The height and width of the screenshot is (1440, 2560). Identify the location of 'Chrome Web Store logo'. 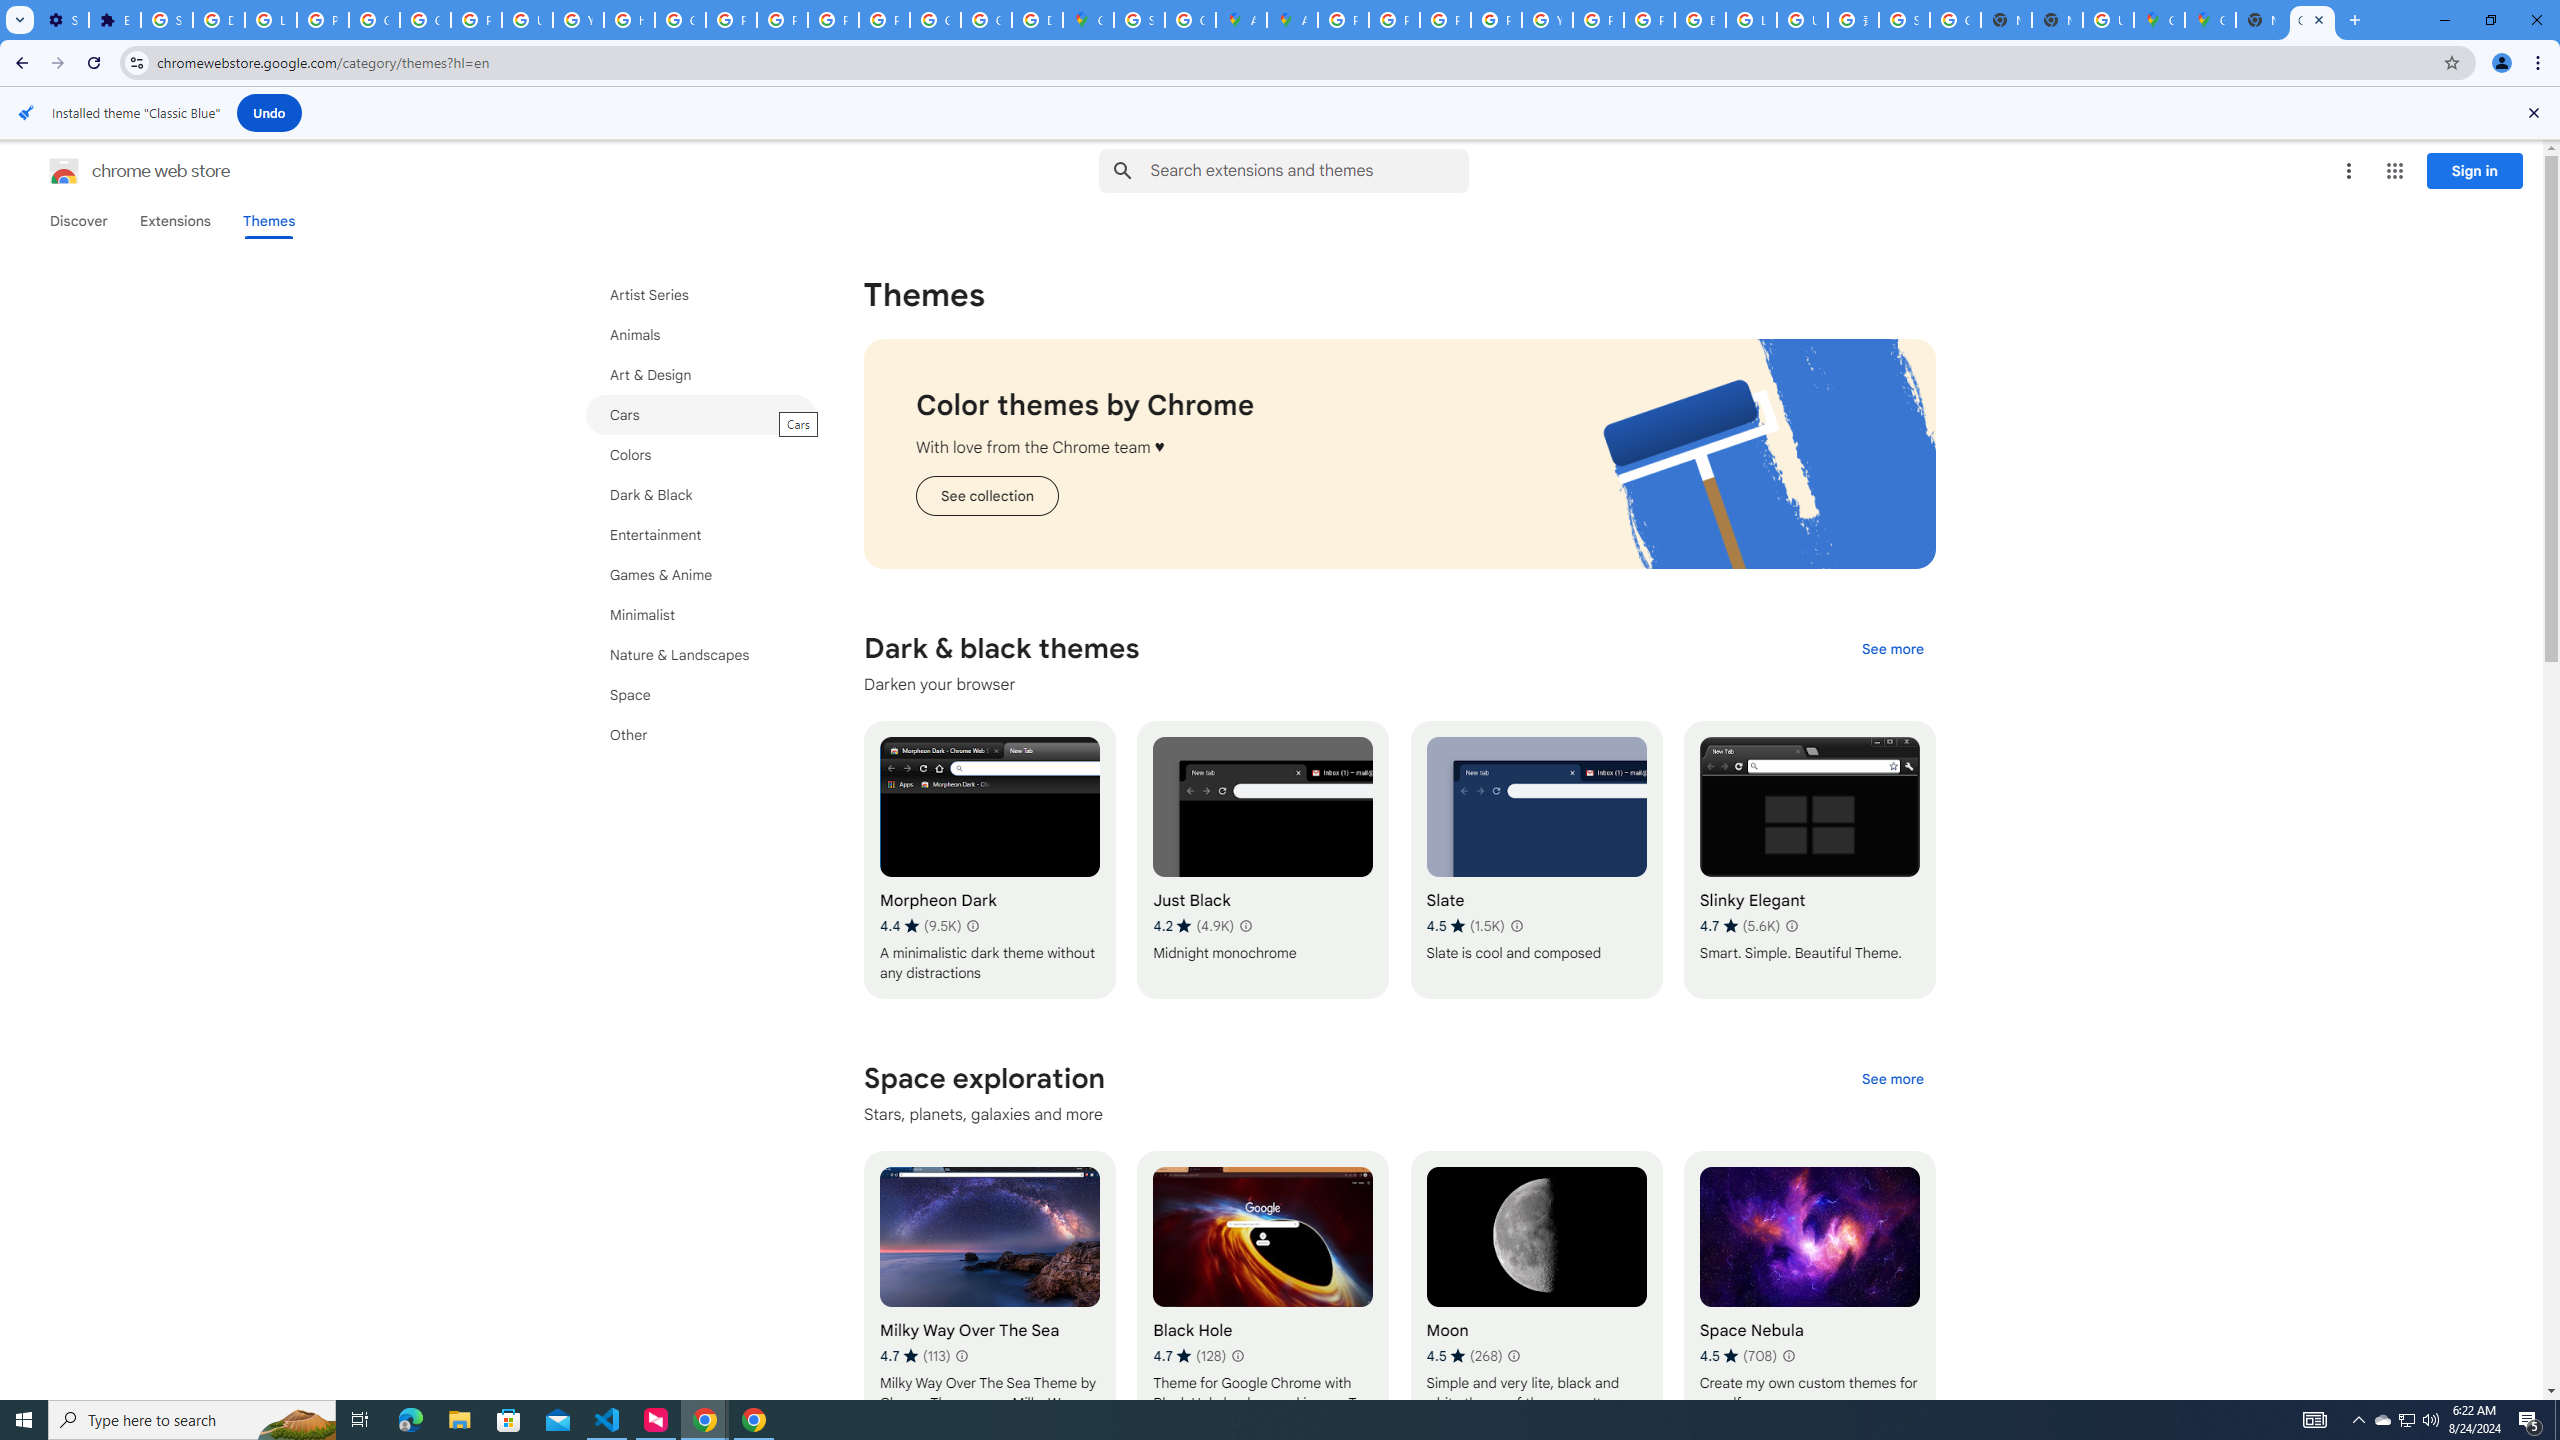
(64, 171).